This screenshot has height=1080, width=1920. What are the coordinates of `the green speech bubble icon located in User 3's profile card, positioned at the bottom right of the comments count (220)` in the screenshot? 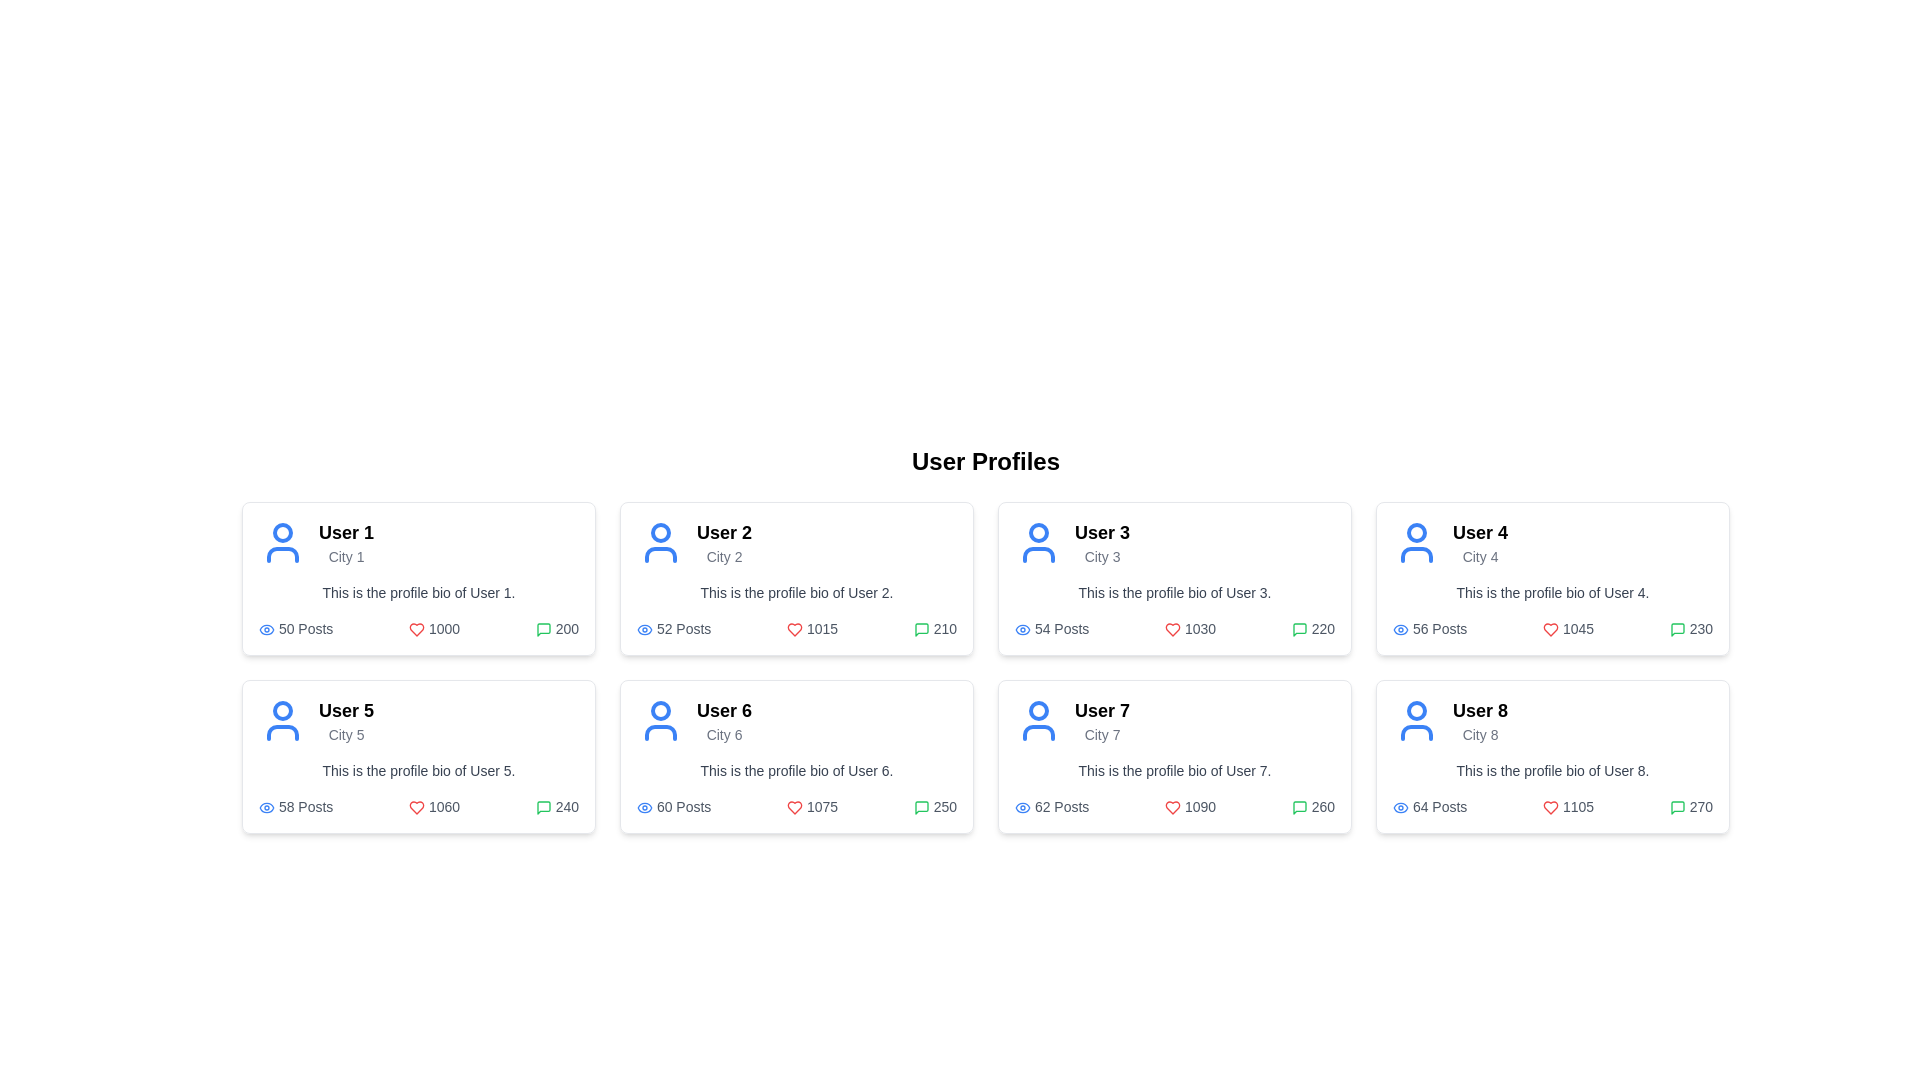 It's located at (1299, 630).